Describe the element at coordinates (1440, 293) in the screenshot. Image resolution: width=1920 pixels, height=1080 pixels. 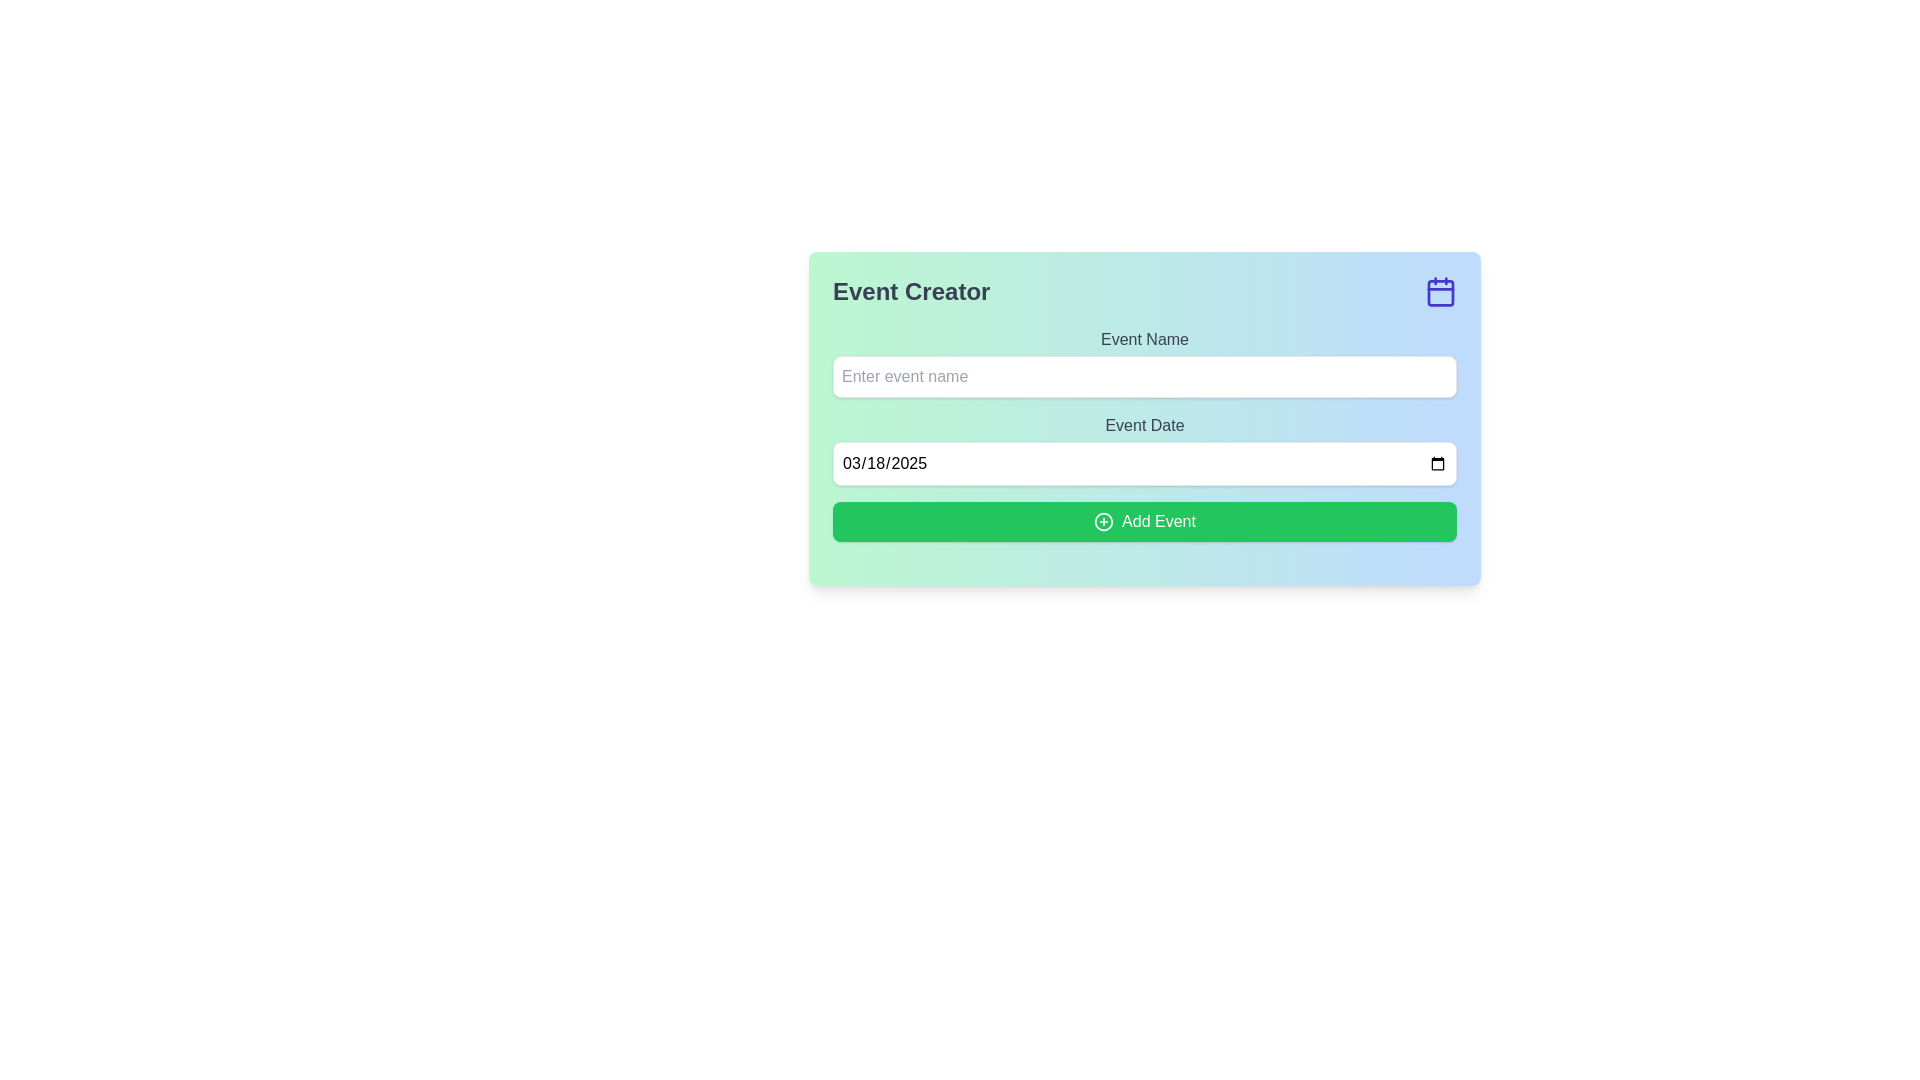
I see `the calendar icon by clicking on its central structural component, which is a soft blue rectangular shape with rounded corners, located in the top-right corner of the interface` at that location.